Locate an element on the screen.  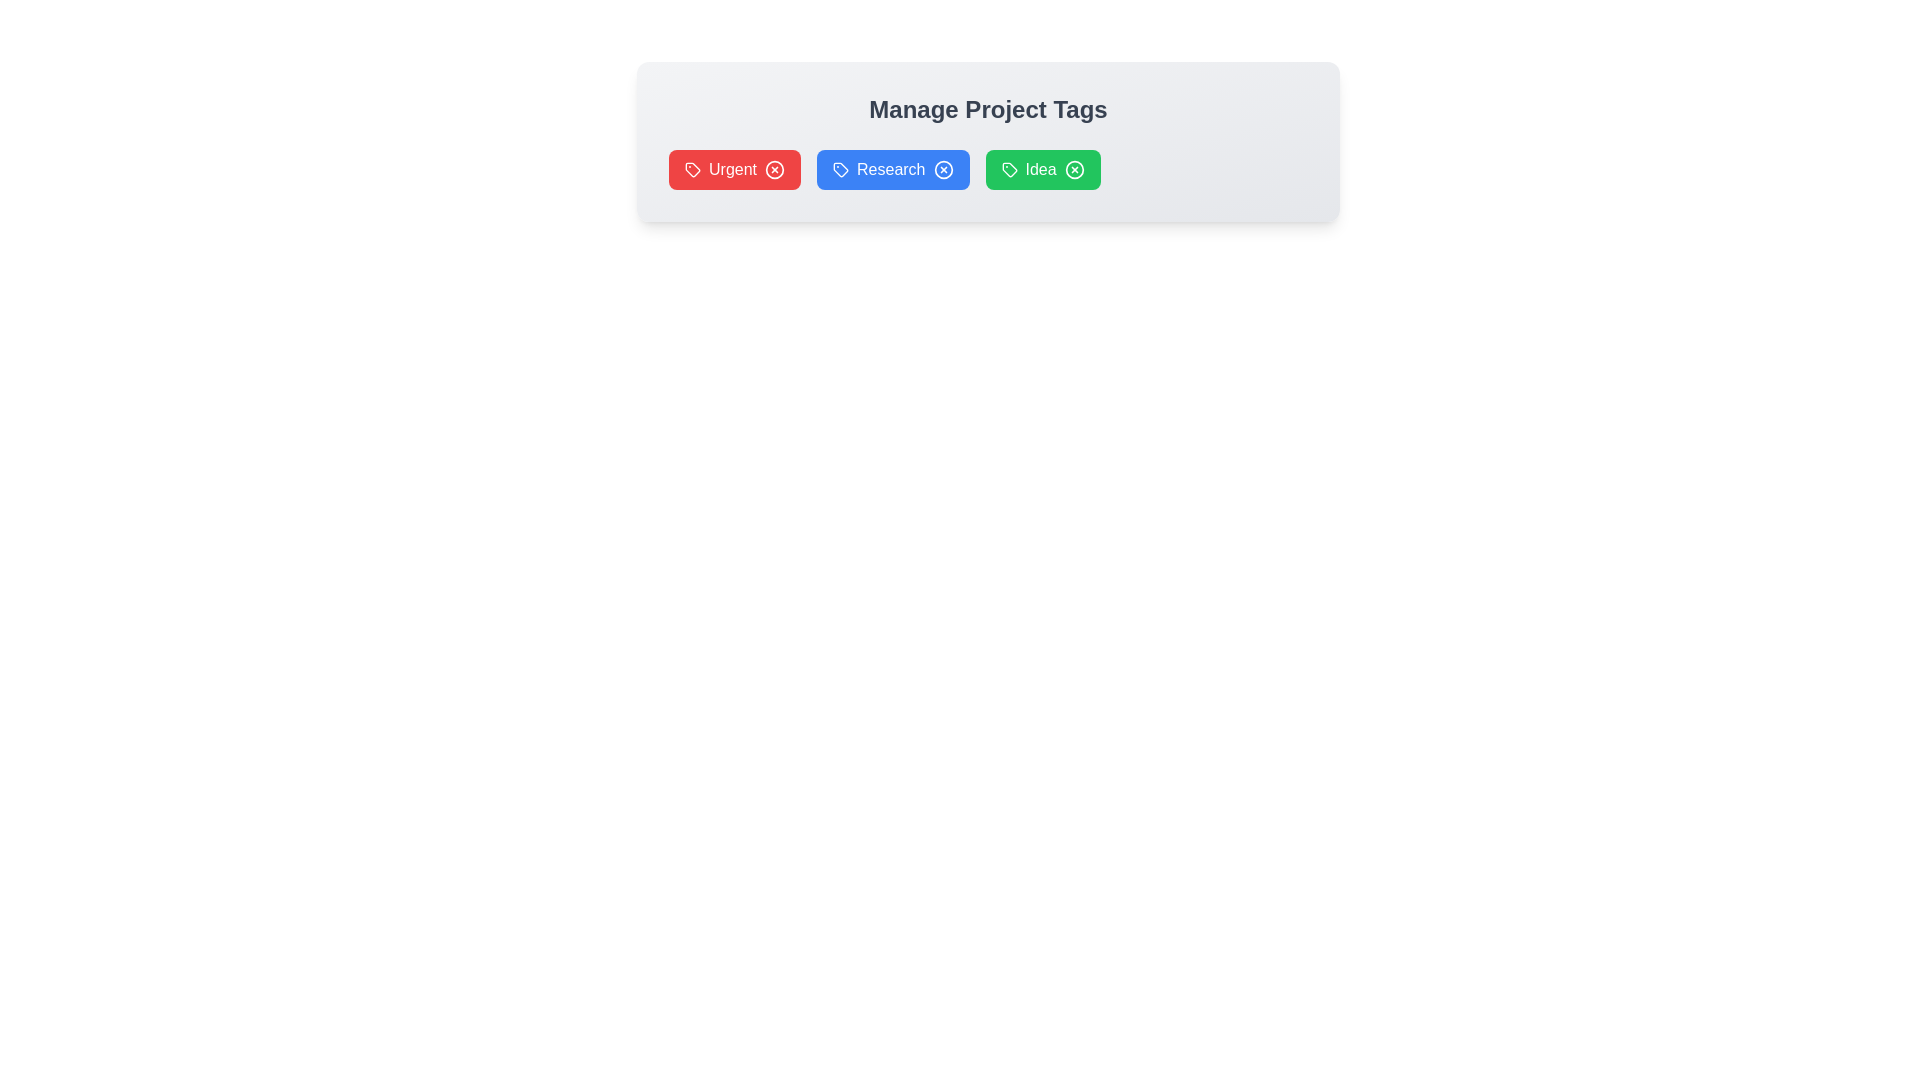
the remove button of the tag labeled Idea is located at coordinates (1073, 168).